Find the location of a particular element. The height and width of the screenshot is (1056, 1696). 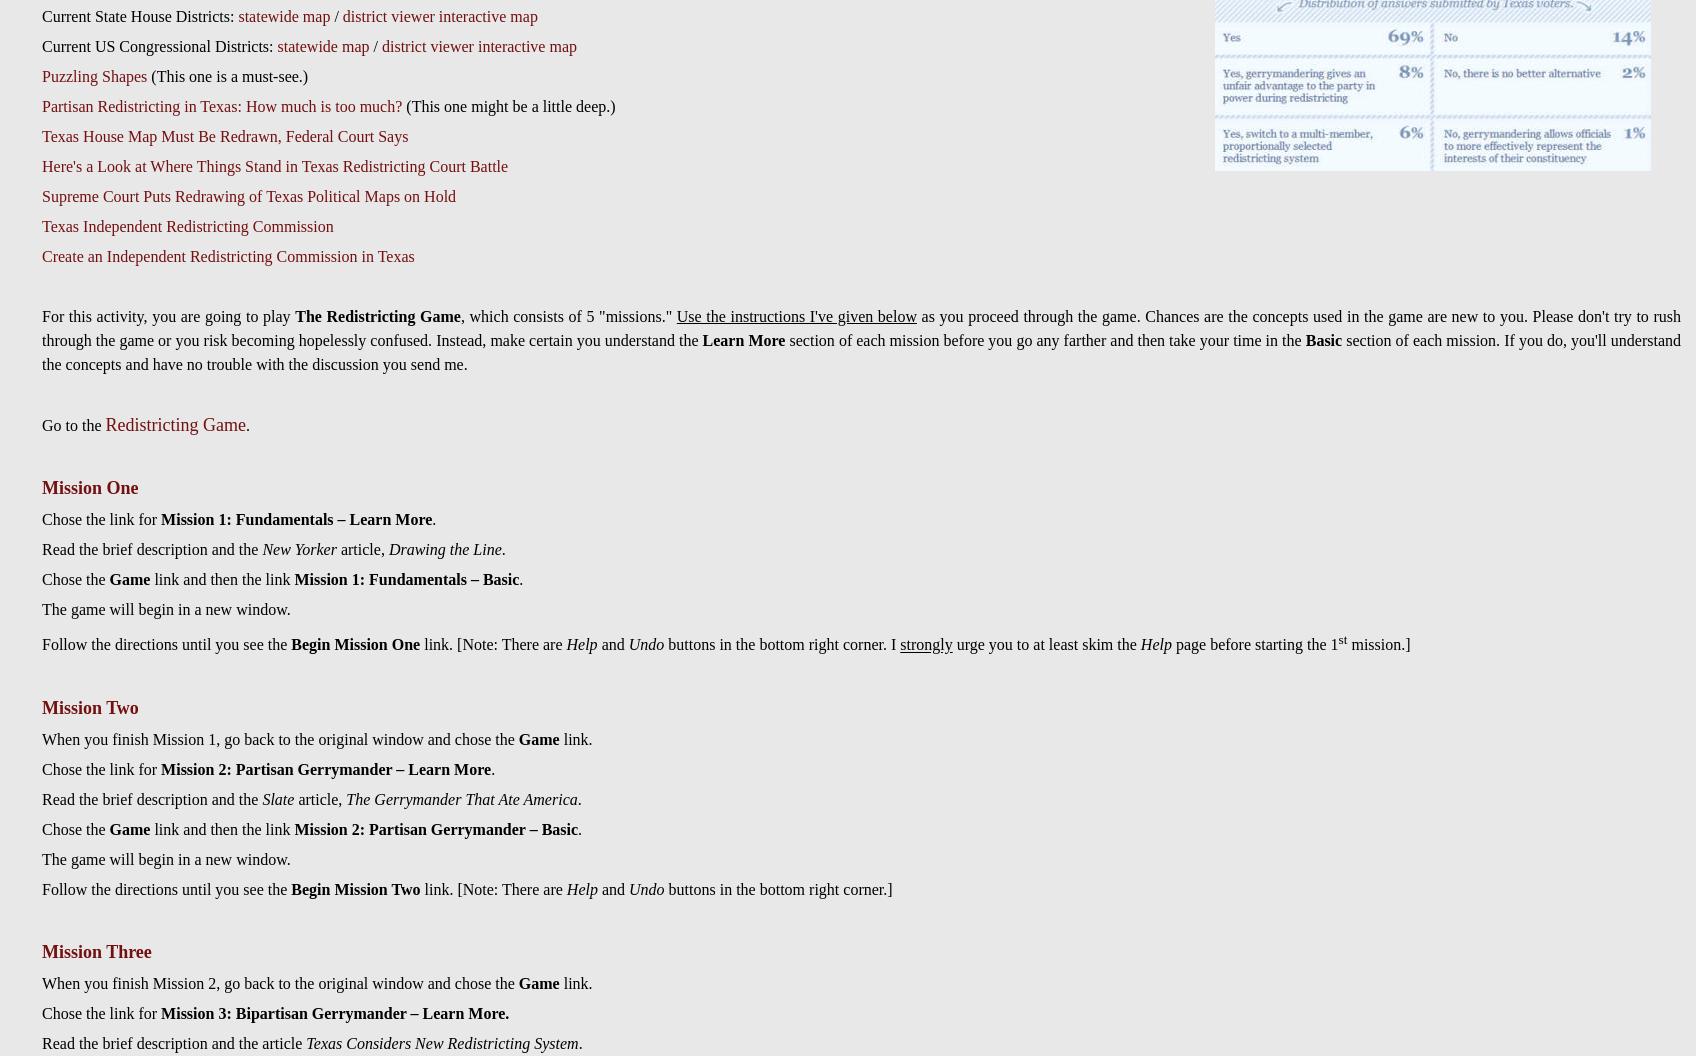

'Current State House Districts:' is located at coordinates (138, 16).